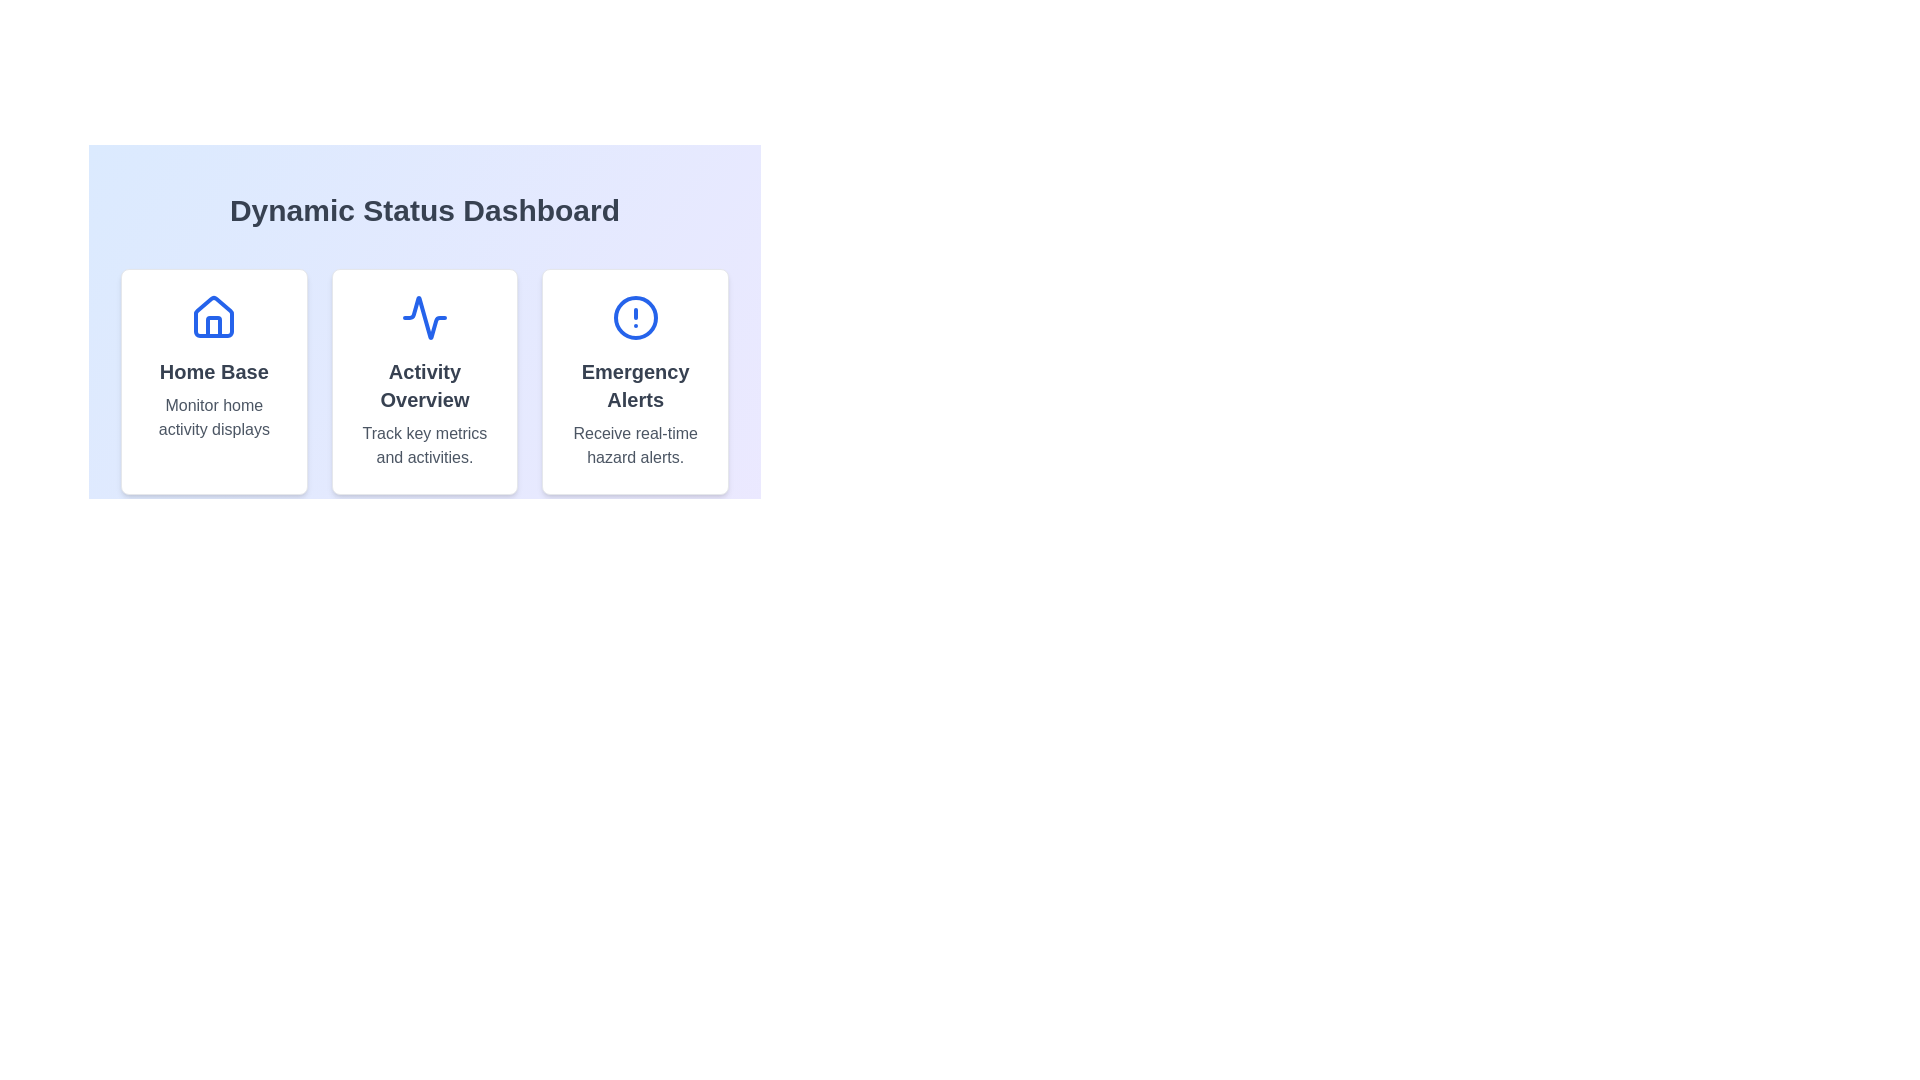  Describe the element at coordinates (214, 326) in the screenshot. I see `the blue door element located in the central lower section of the house icon within the 'Home Base' card under the 'Dynamic Status Dashboard' header` at that location.